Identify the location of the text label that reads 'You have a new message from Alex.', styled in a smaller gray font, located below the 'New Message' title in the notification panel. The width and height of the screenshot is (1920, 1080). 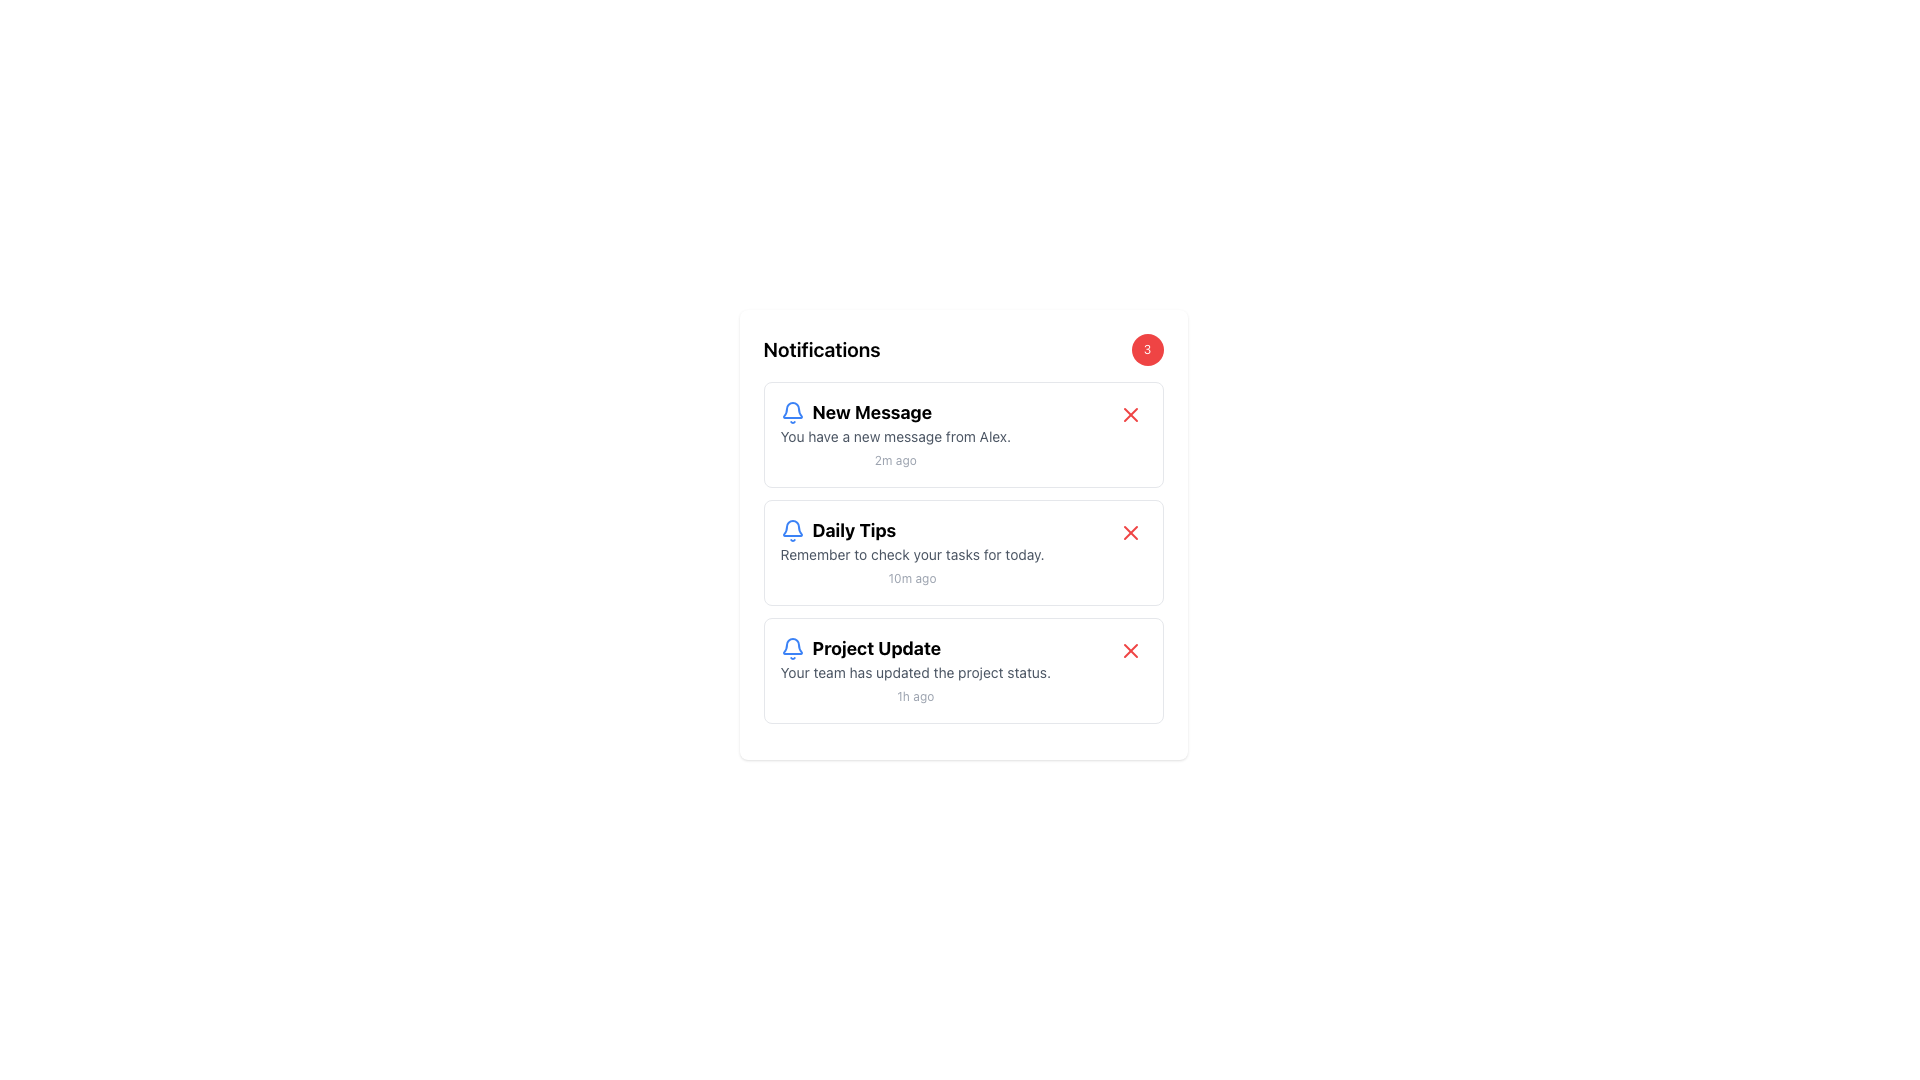
(894, 435).